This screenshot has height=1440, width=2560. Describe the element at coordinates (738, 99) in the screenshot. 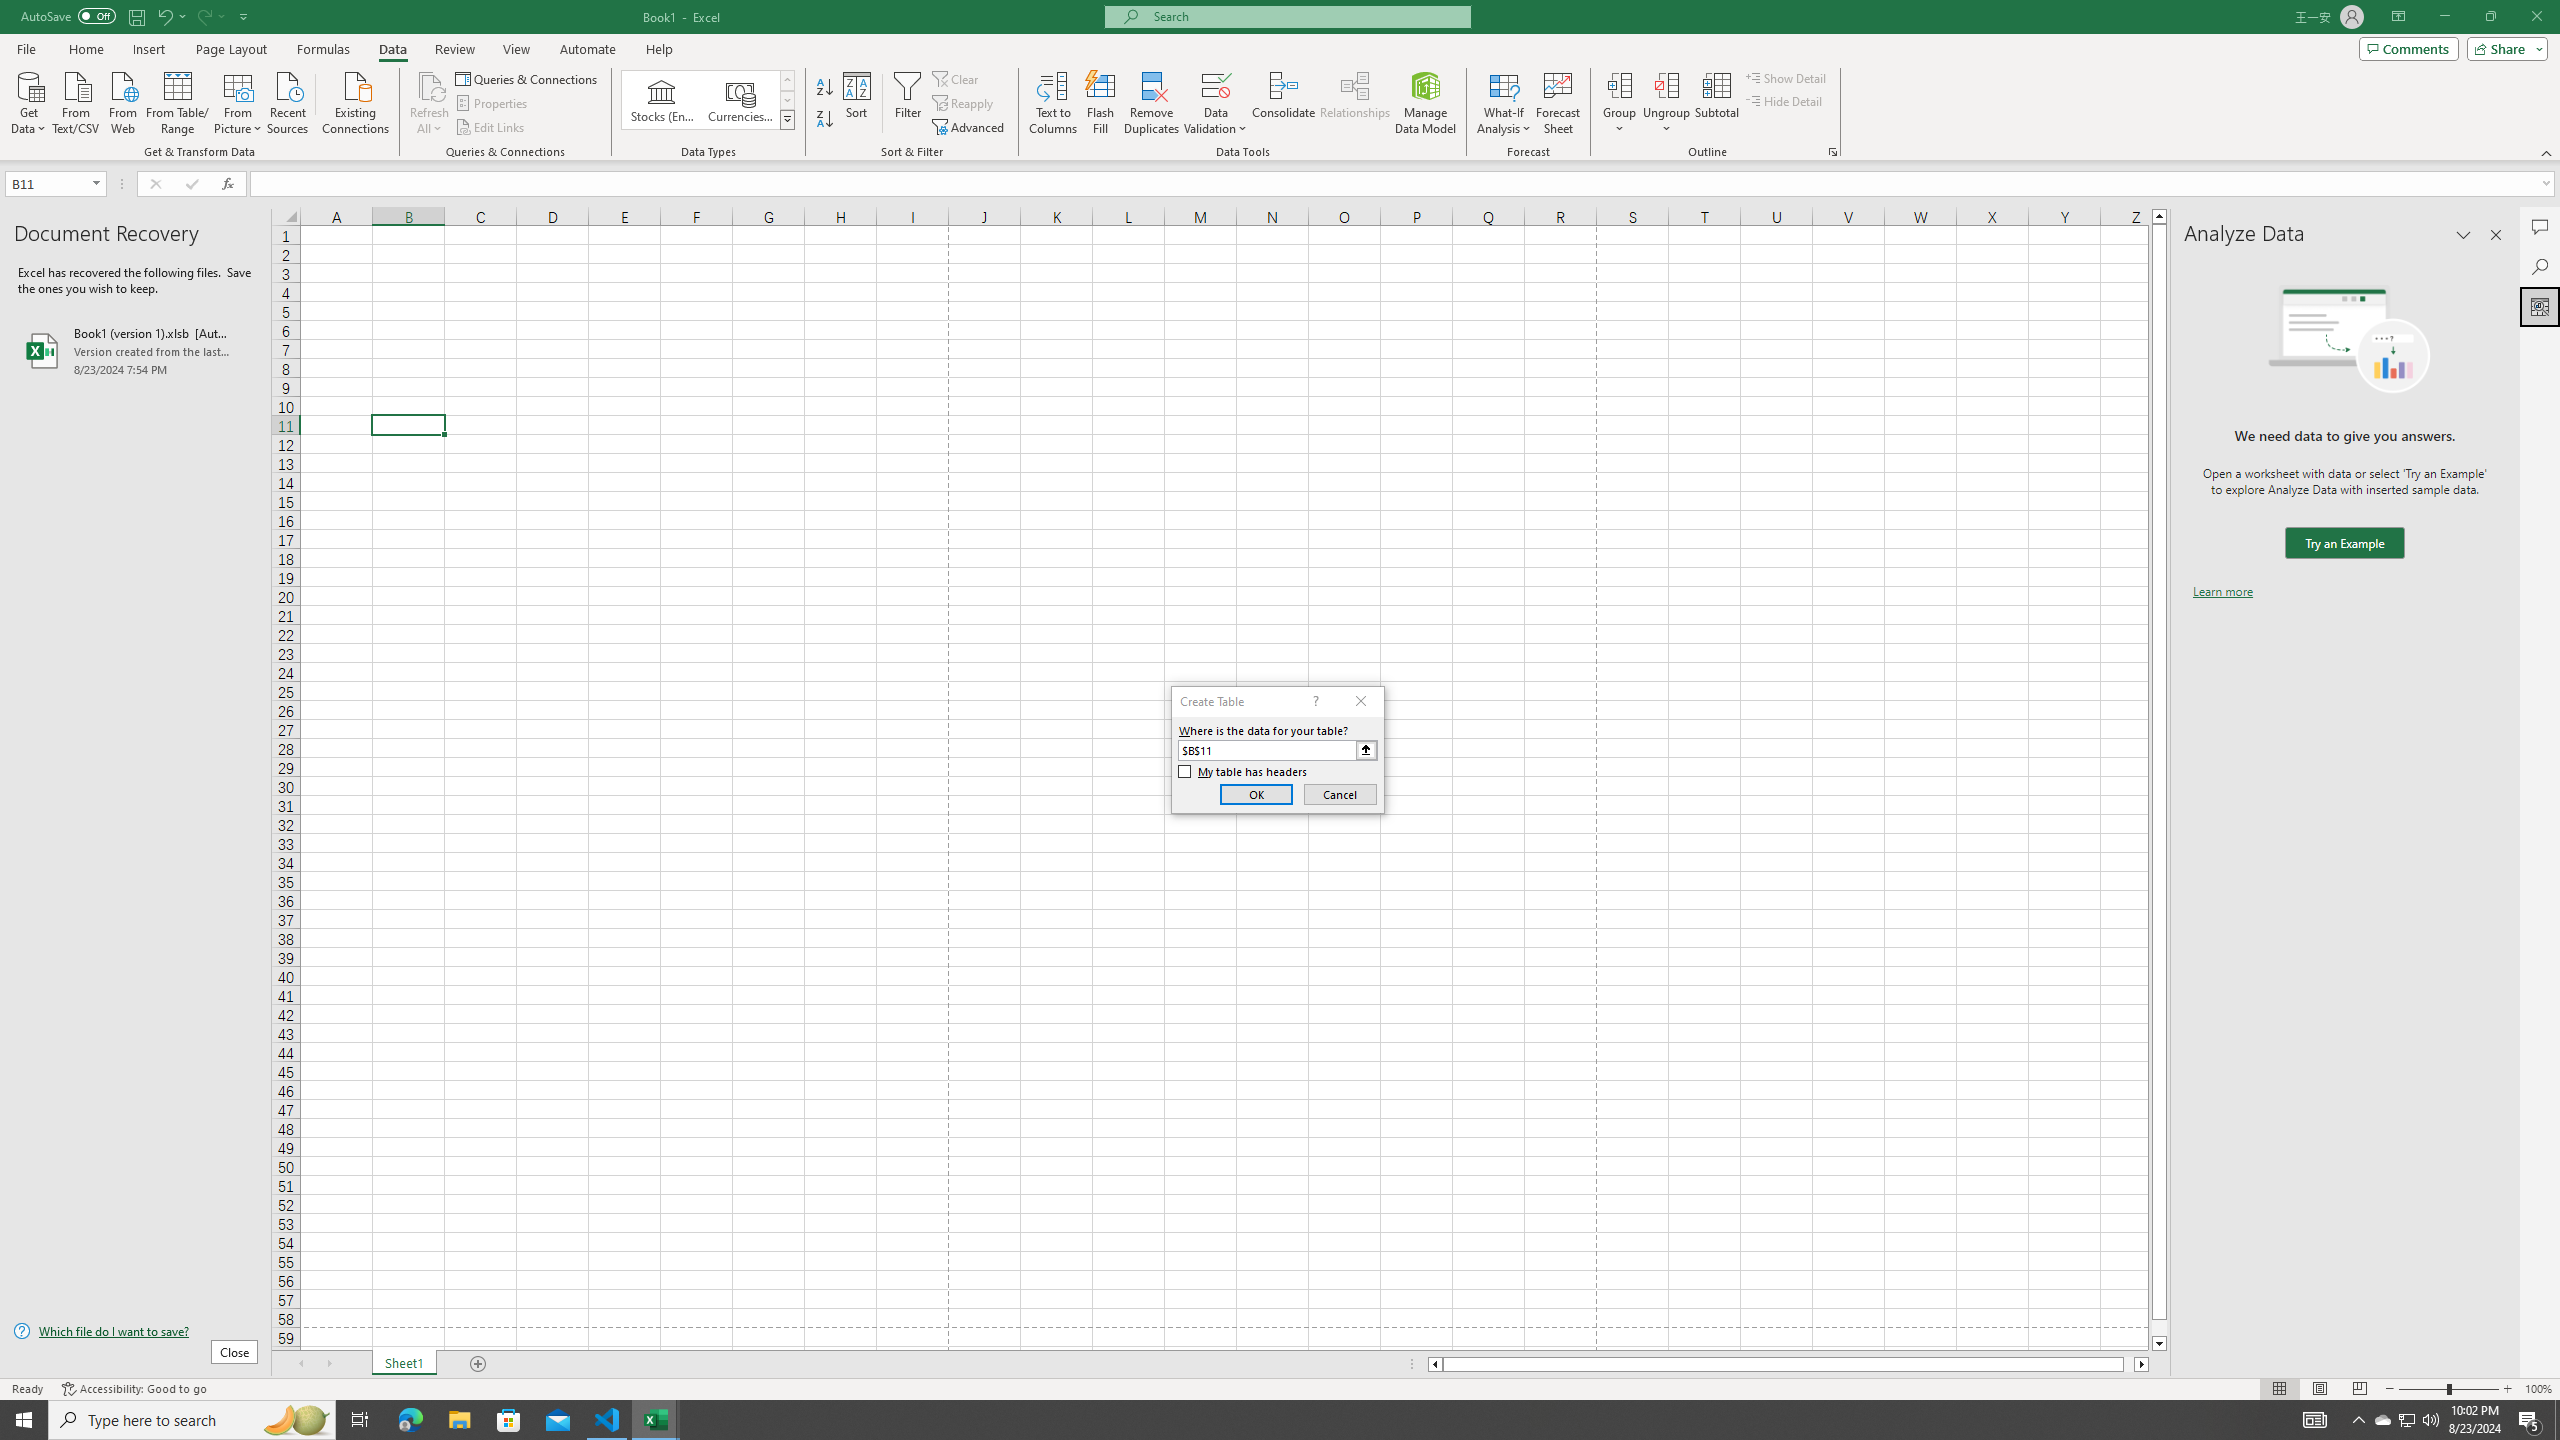

I see `'Currencies (English)'` at that location.